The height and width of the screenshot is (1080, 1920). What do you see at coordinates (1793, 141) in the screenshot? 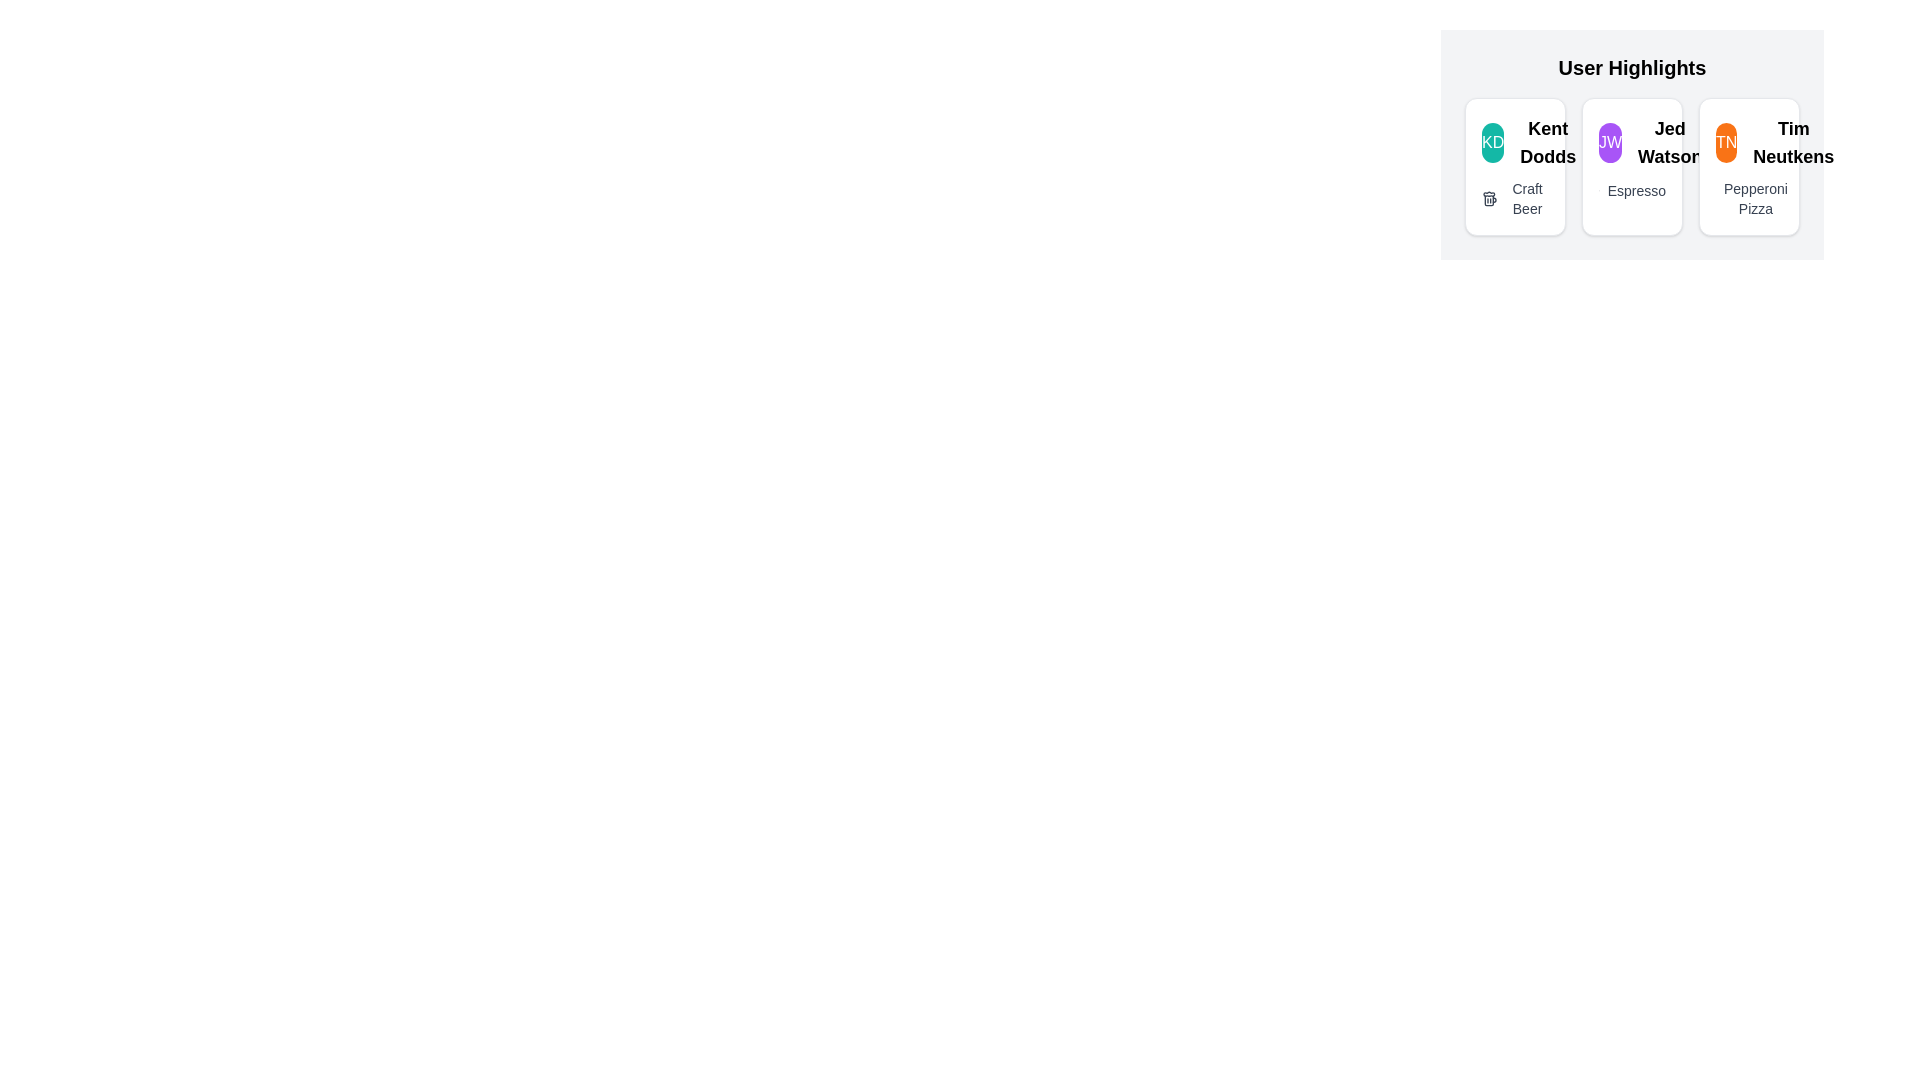
I see `the static text element displaying 'Tim Neutkens' located on the top-right card within the 'User Highlights' section, positioned just to the right of the circular icon with initials 'TN'` at bounding box center [1793, 141].